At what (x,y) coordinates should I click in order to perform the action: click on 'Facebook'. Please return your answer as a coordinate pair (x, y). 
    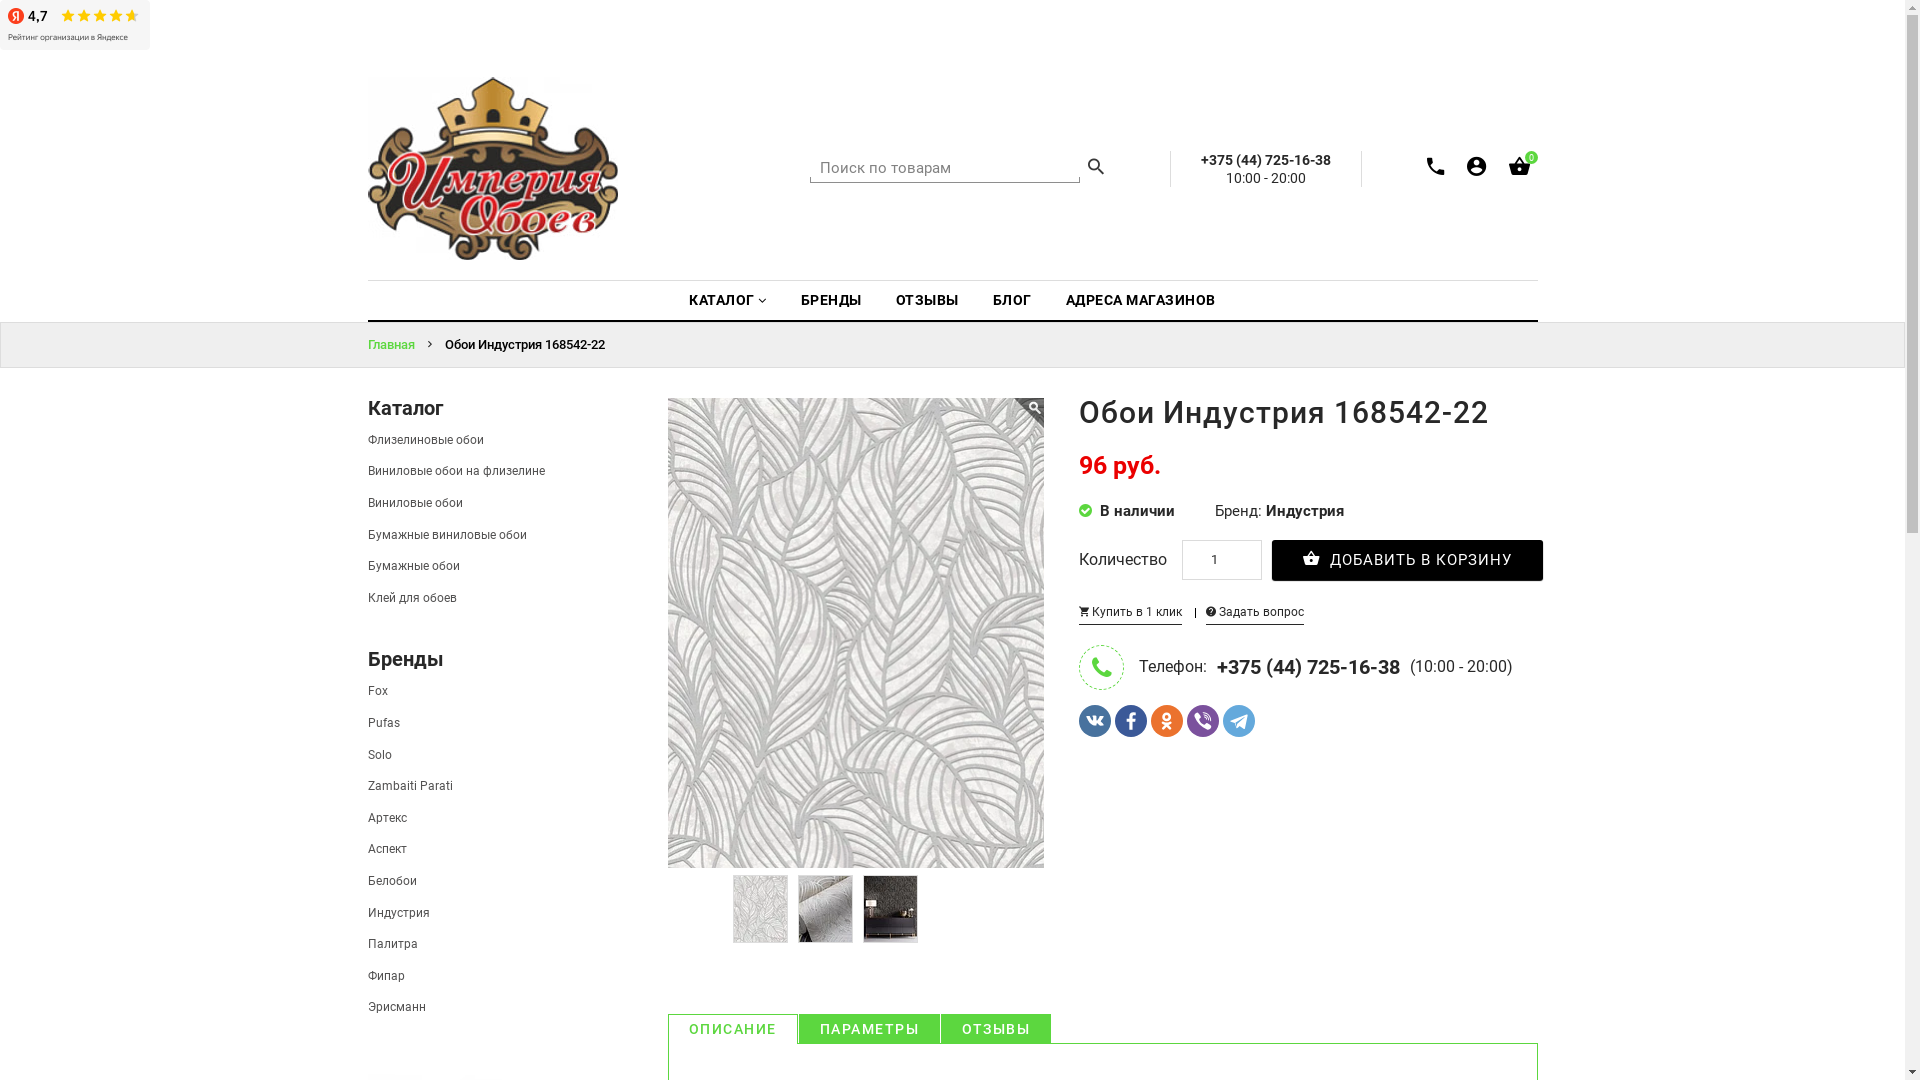
    Looking at the image, I should click on (1131, 721).